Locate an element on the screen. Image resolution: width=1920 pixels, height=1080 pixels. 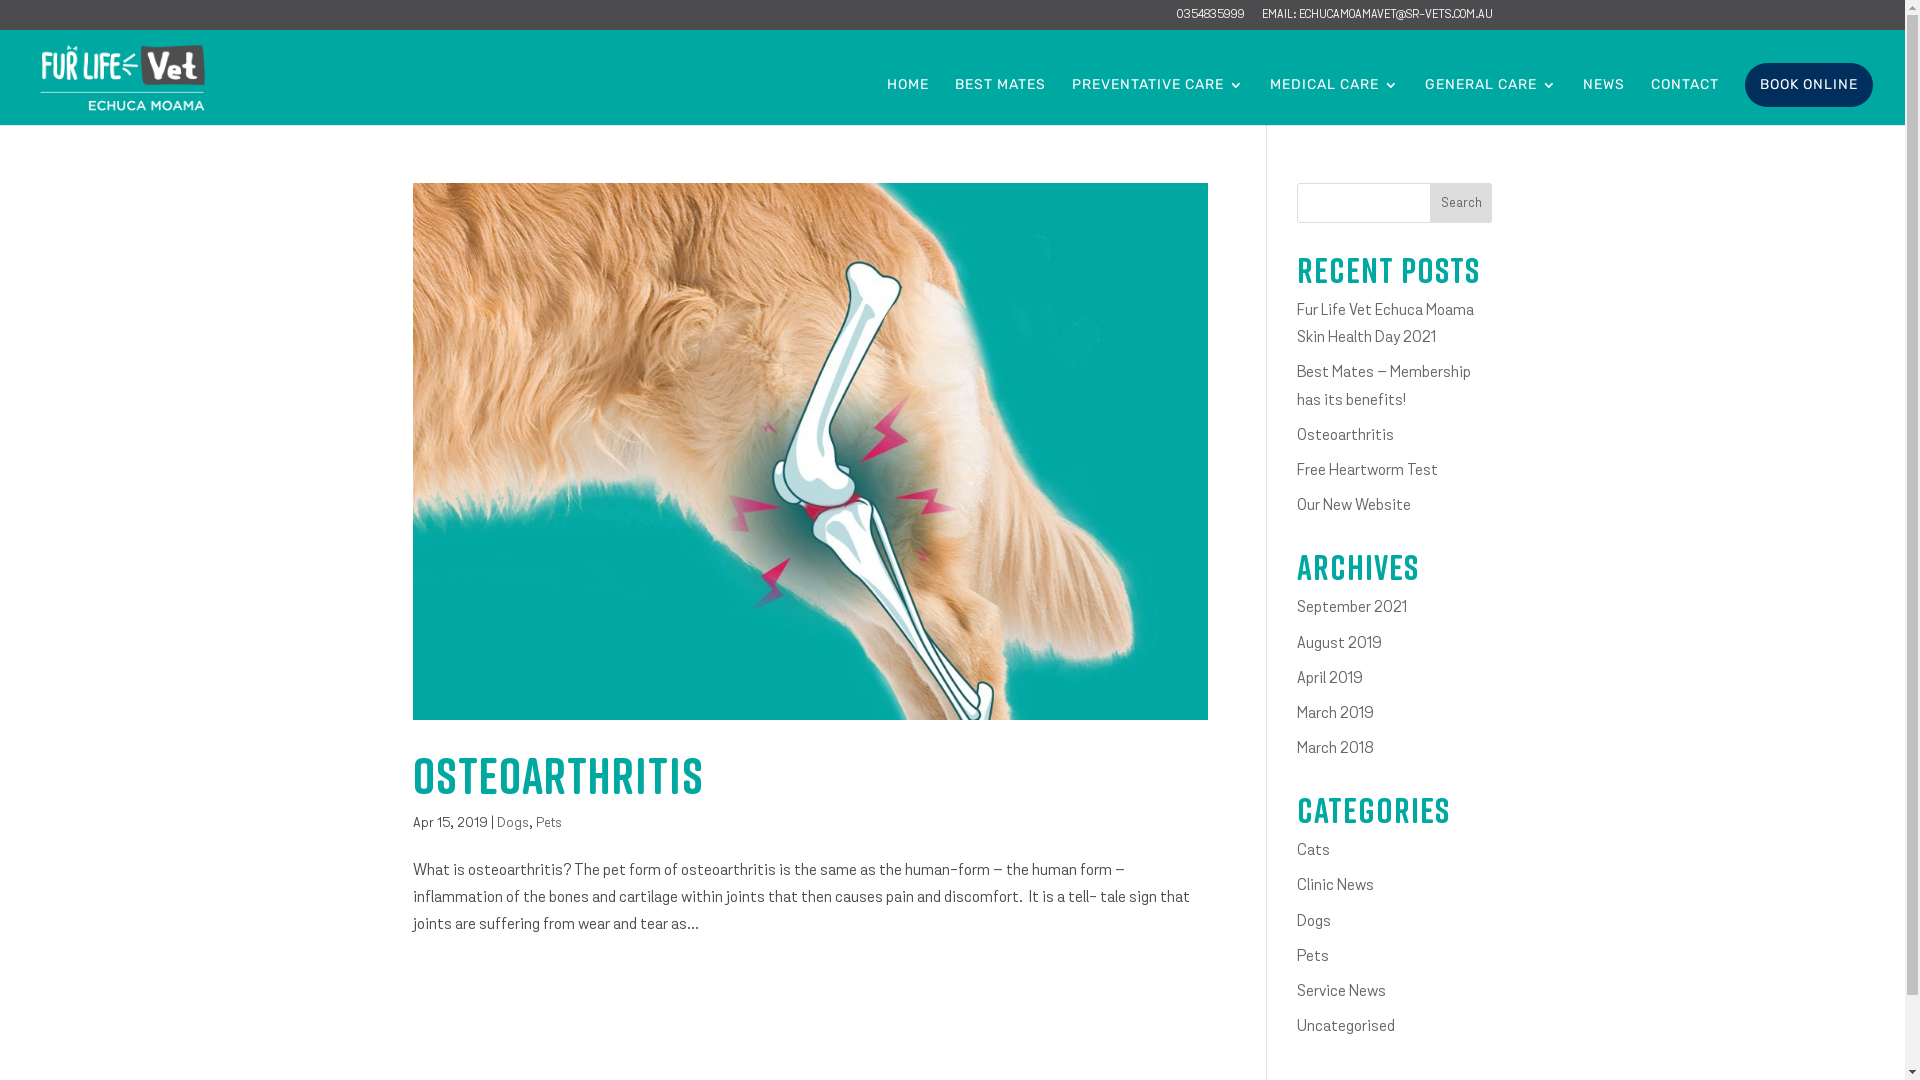
'PREVENTATIVE CARE' is located at coordinates (1157, 101).